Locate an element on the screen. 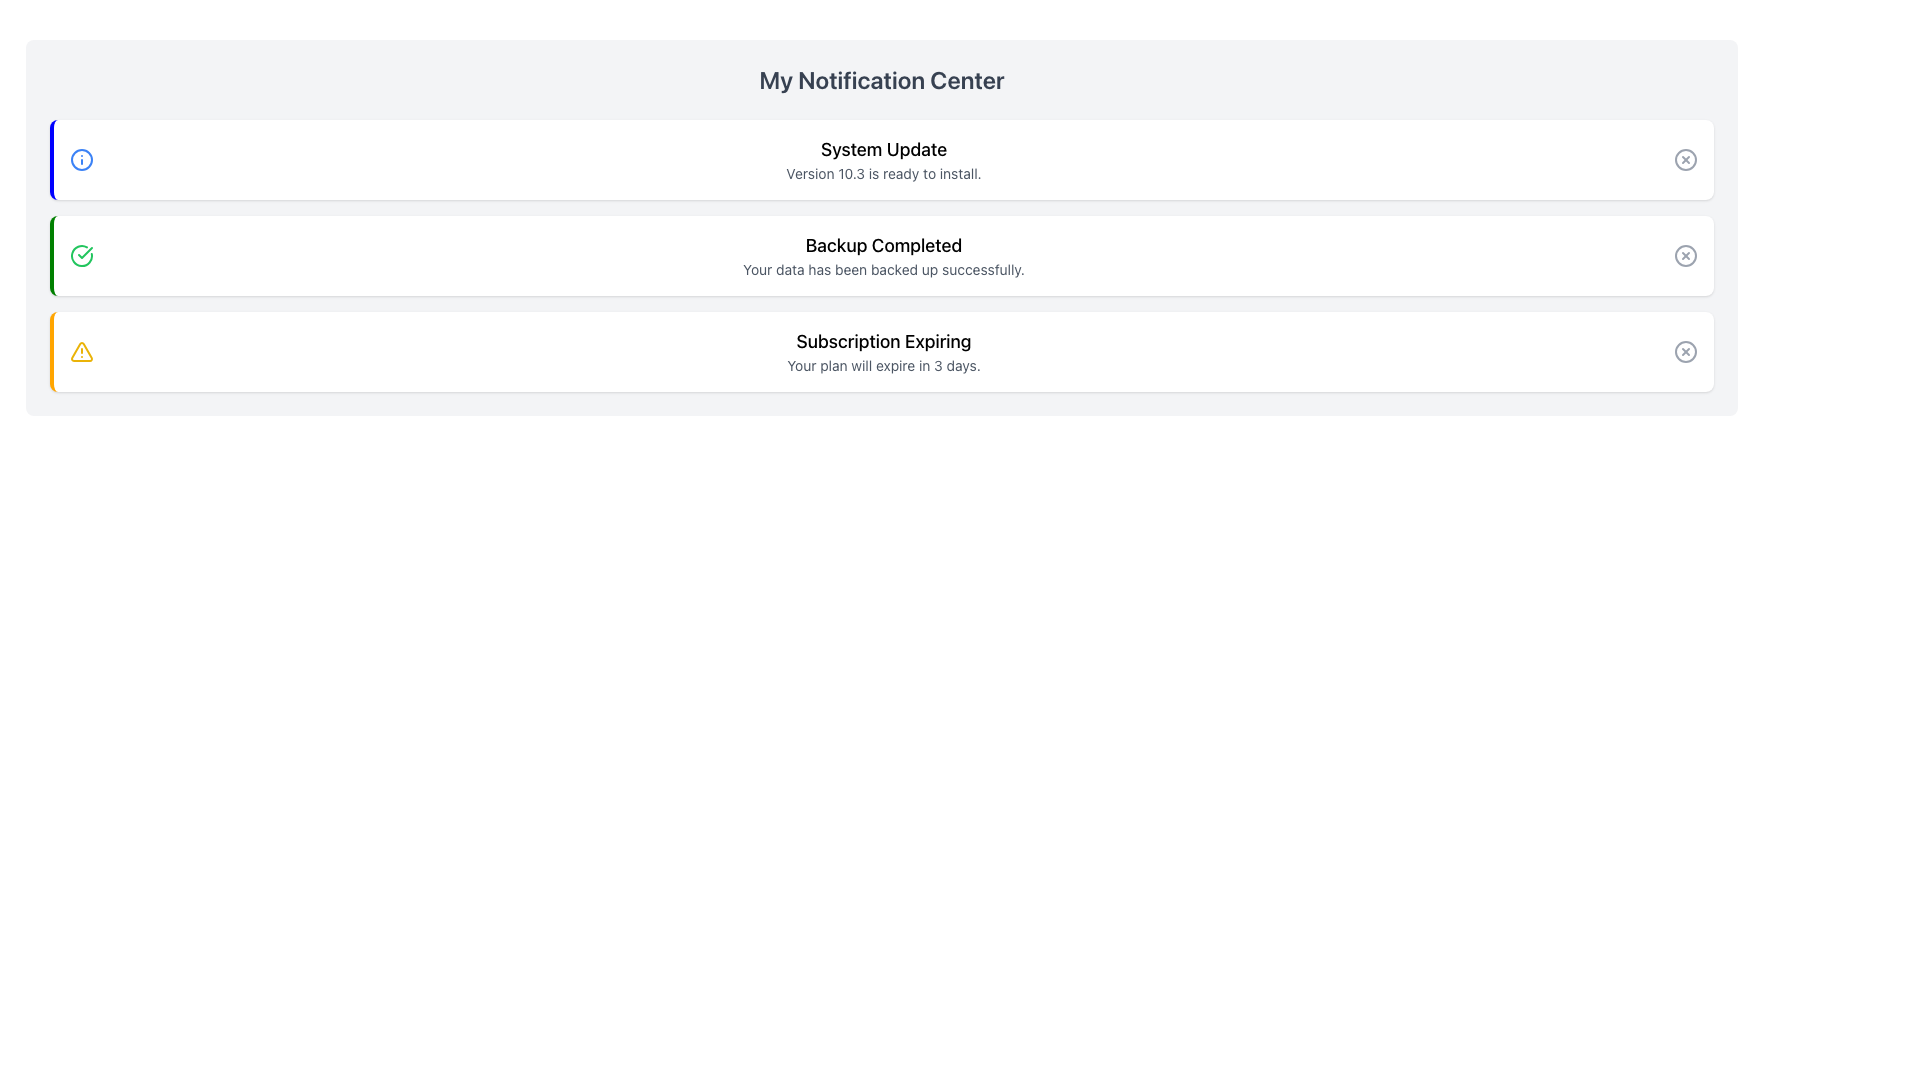 The image size is (1920, 1080). the Text label that serves as the heading for the system update notification in the 'My Notification Center' section is located at coordinates (882, 149).